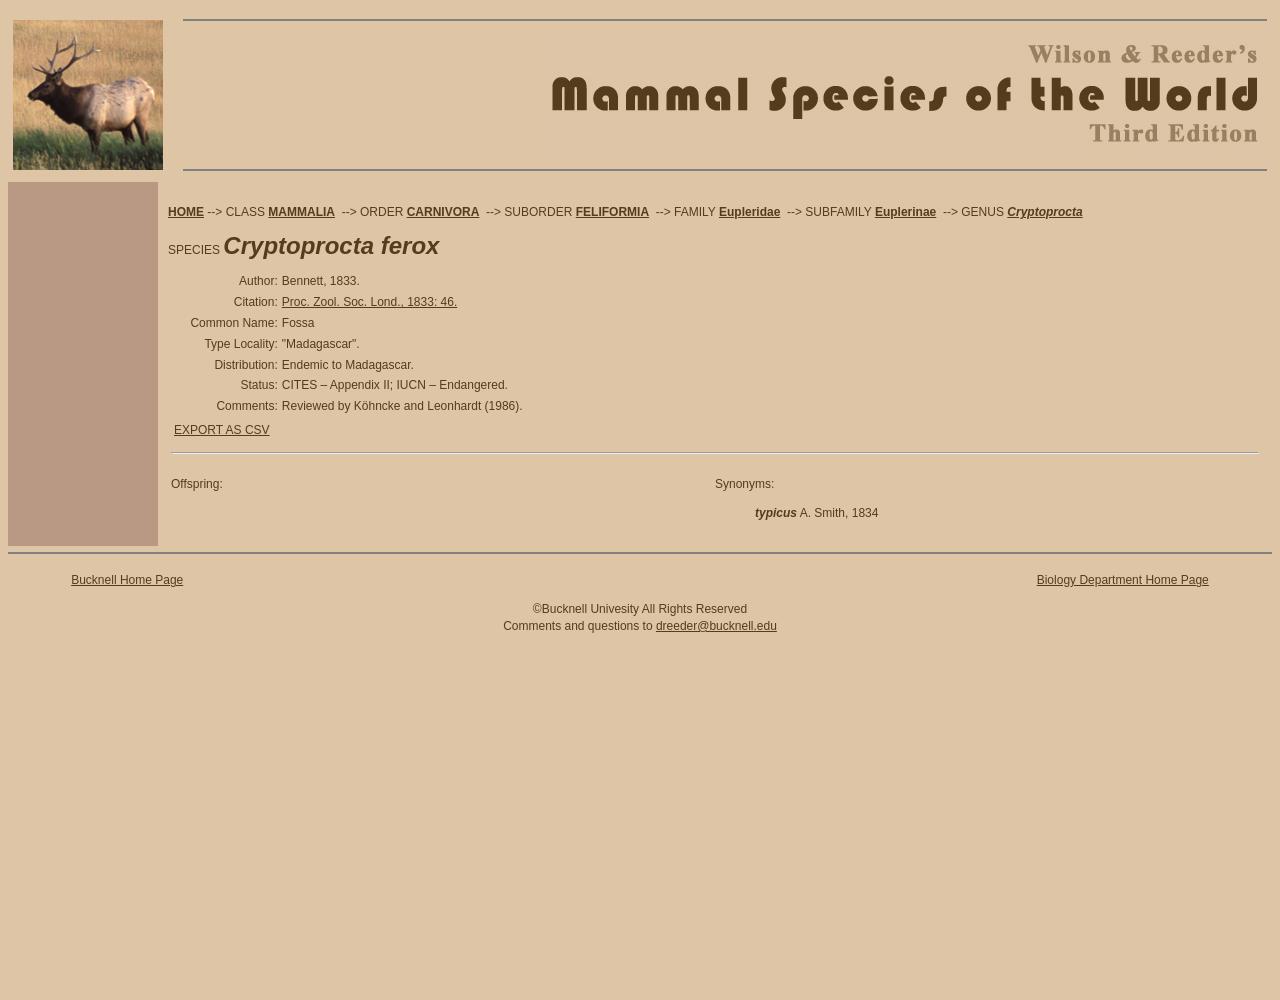  What do you see at coordinates (369, 302) in the screenshot?
I see `'Proc. Zool. Soc. Lond., 1833: 46.'` at bounding box center [369, 302].